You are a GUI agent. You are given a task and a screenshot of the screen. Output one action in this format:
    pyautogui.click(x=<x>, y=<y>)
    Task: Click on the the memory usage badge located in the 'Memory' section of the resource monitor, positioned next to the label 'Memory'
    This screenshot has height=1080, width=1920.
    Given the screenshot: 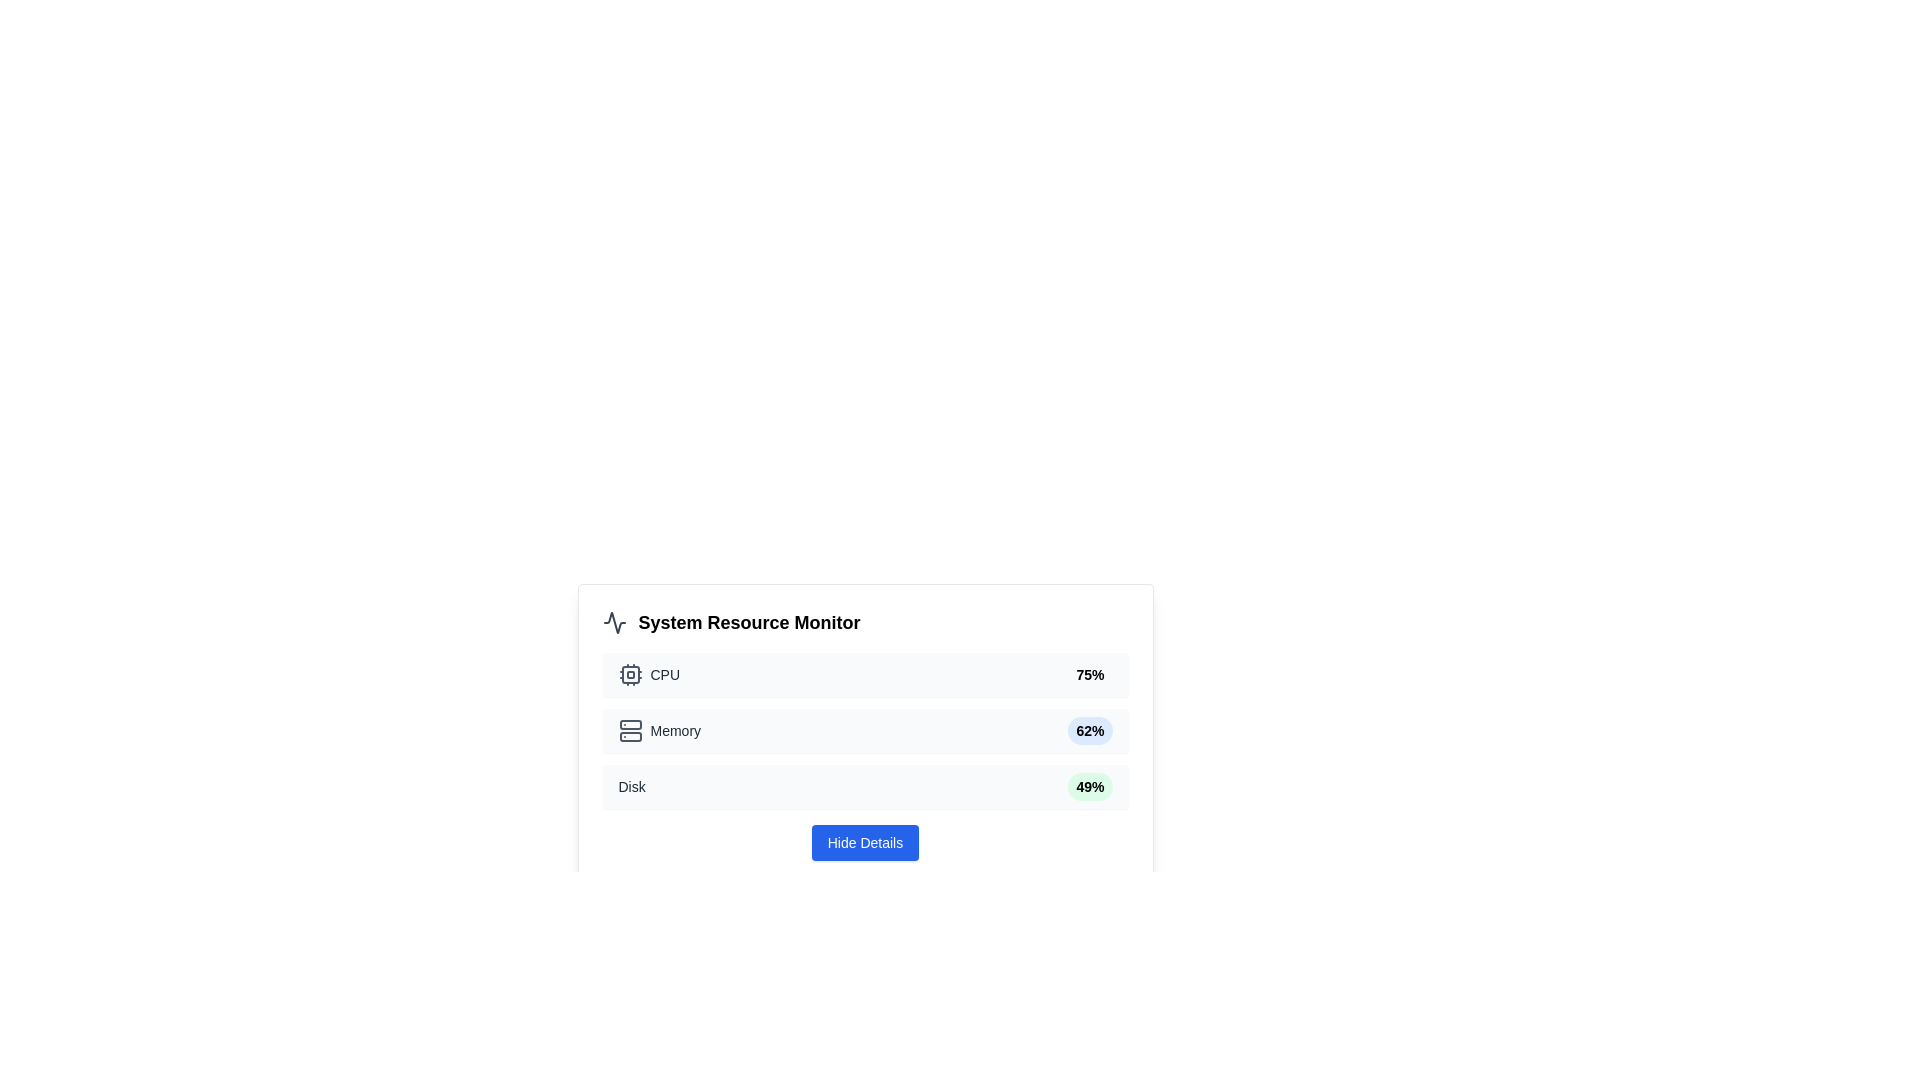 What is the action you would take?
    pyautogui.click(x=1089, y=731)
    